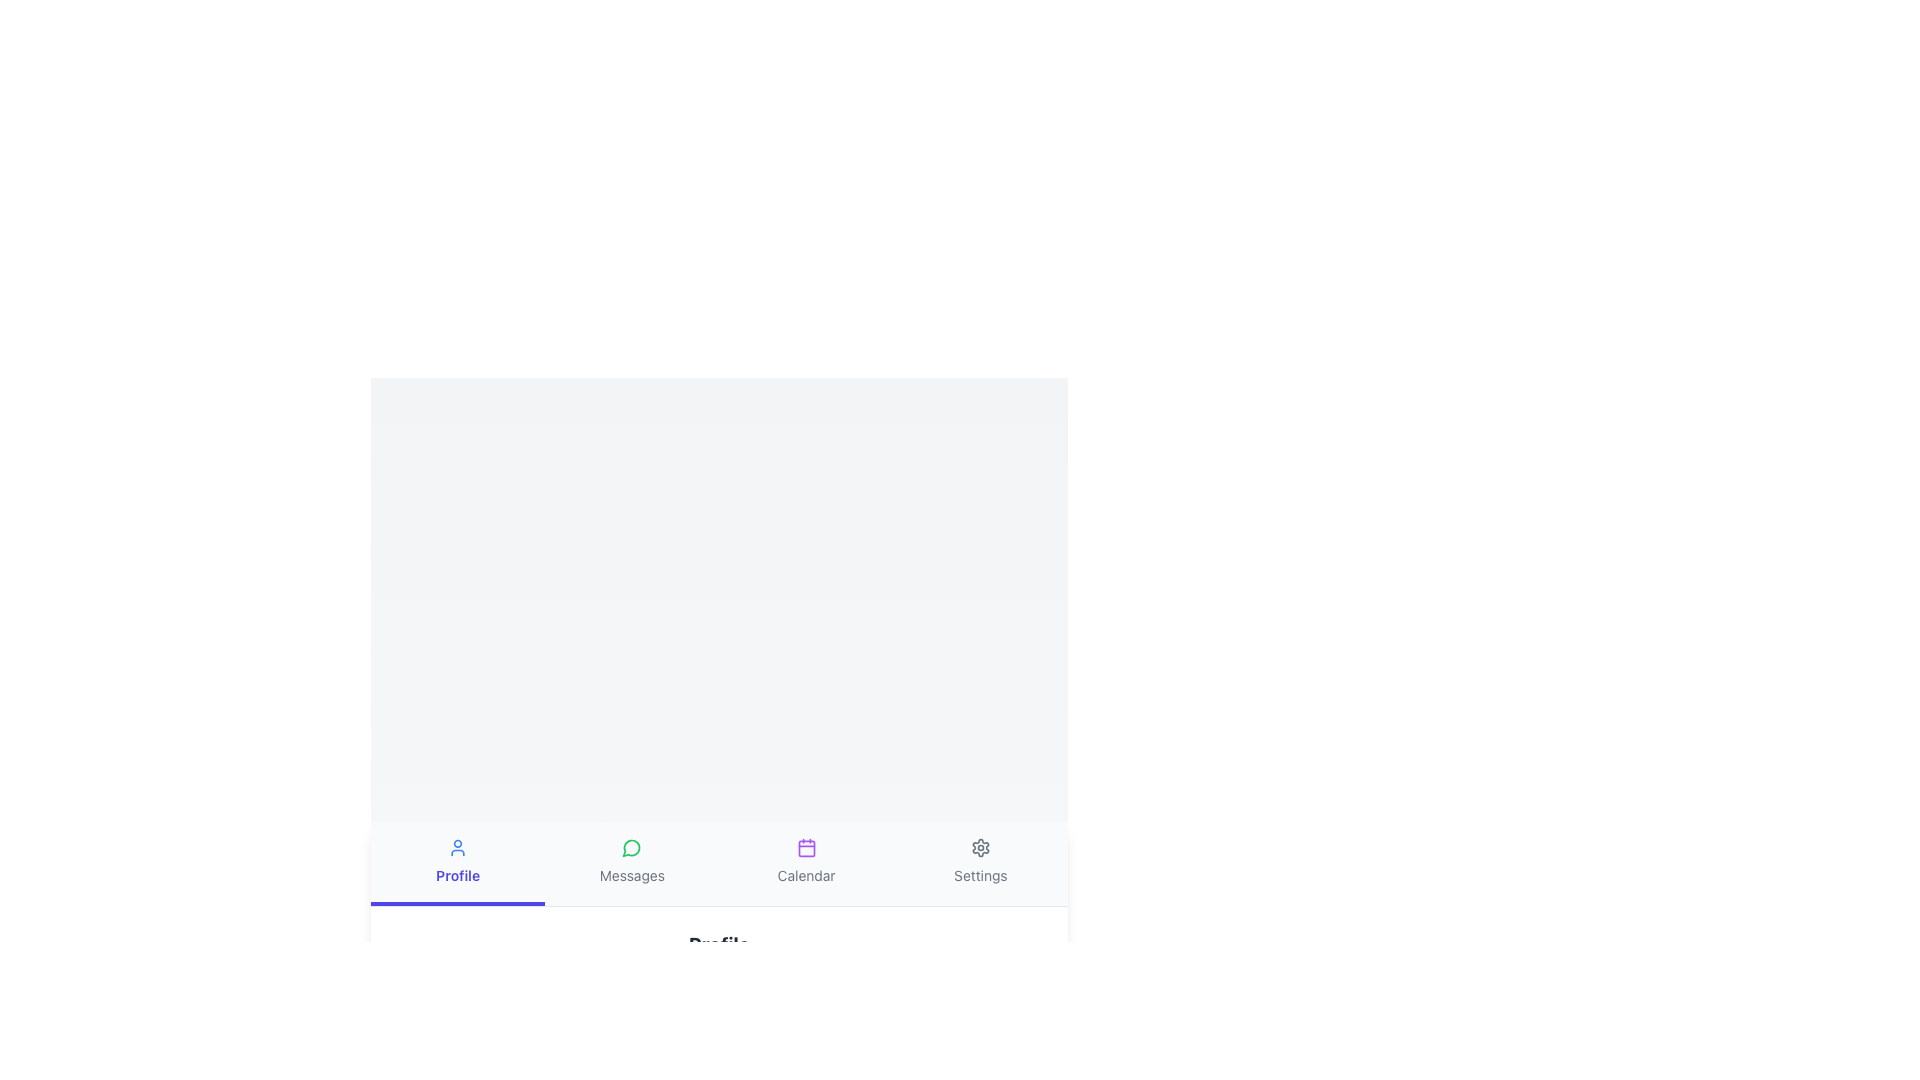 The image size is (1920, 1080). Describe the element at coordinates (630, 847) in the screenshot. I see `the circular icon with a message bubble shape, presented in green color, located in the 'Messages' tab at the bottom navigation bar` at that location.